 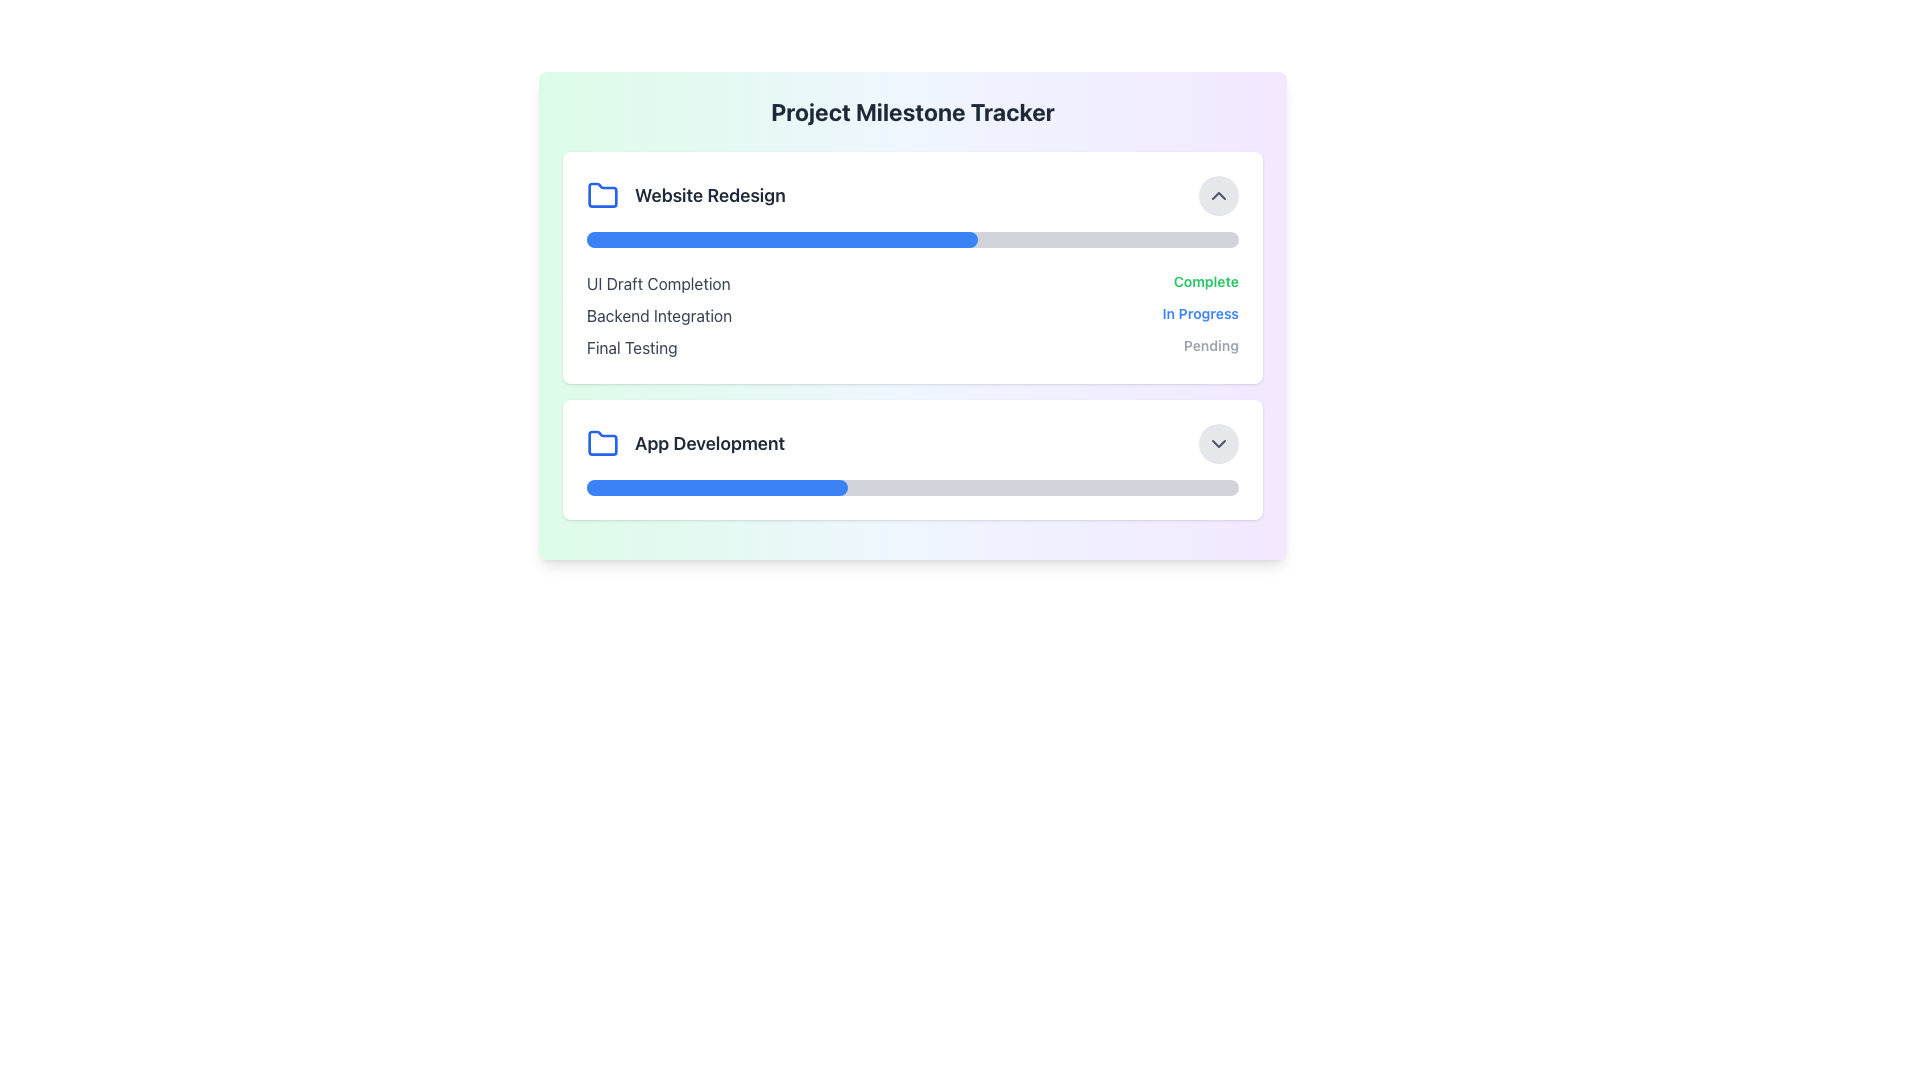 What do you see at coordinates (911, 459) in the screenshot?
I see `the second milestone card displaying 'App Development' details in the project tracking interface` at bounding box center [911, 459].